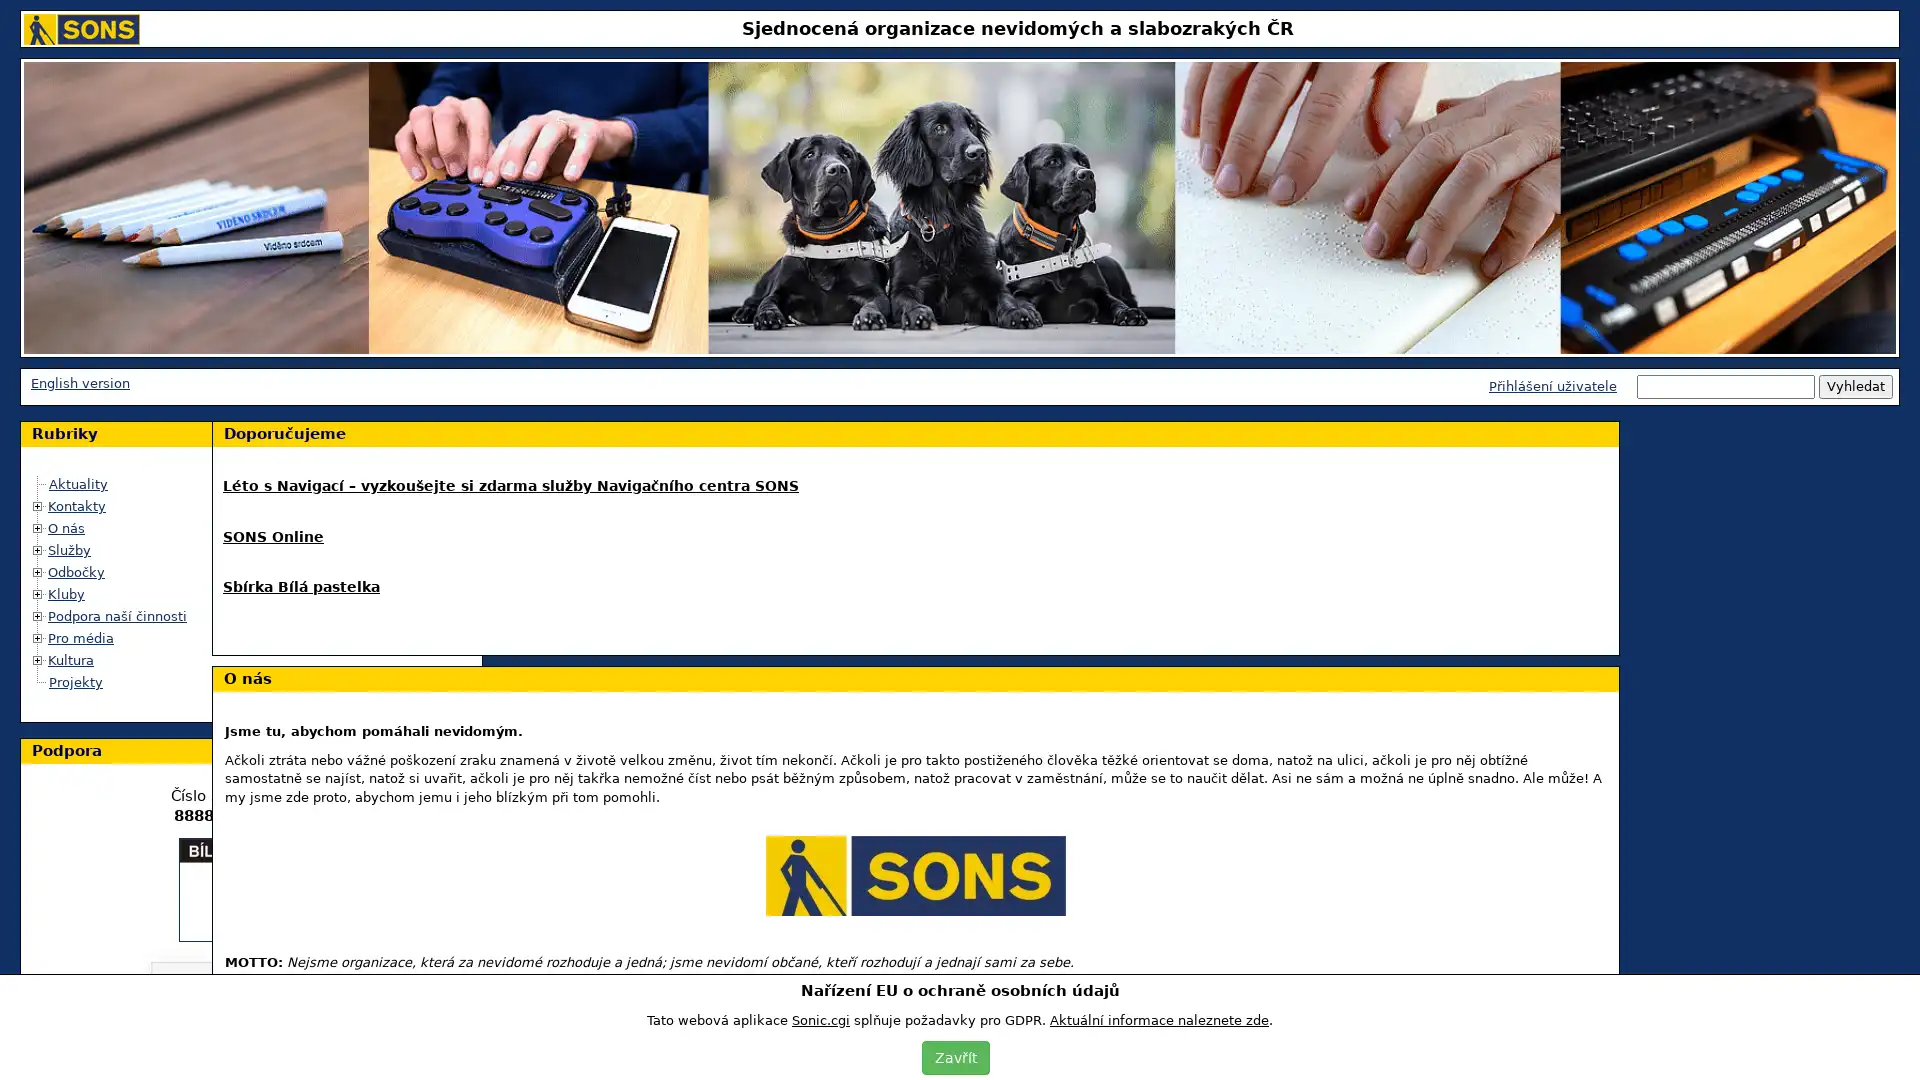 The image size is (1920, 1080). Describe the element at coordinates (1855, 386) in the screenshot. I see `Vyhledat` at that location.